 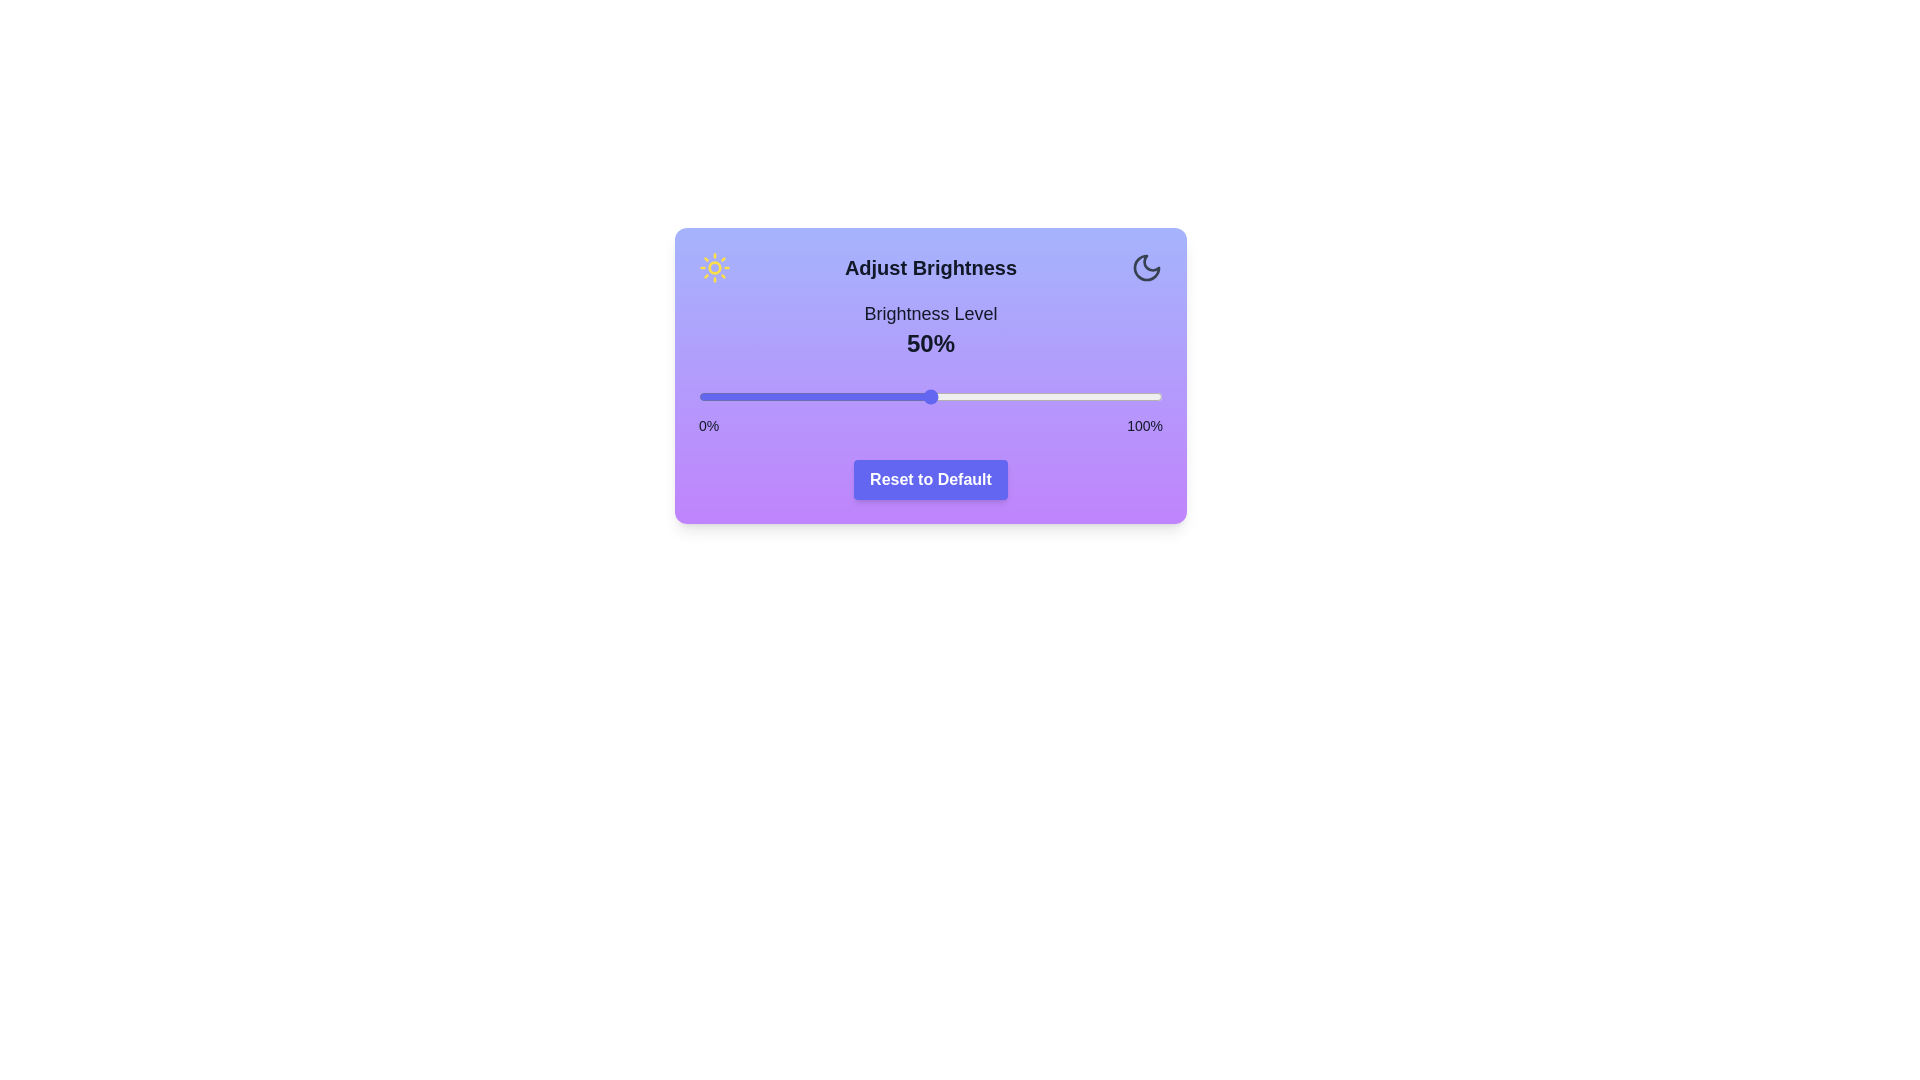 What do you see at coordinates (795, 397) in the screenshot?
I see `the brightness to 21% by moving the slider` at bounding box center [795, 397].